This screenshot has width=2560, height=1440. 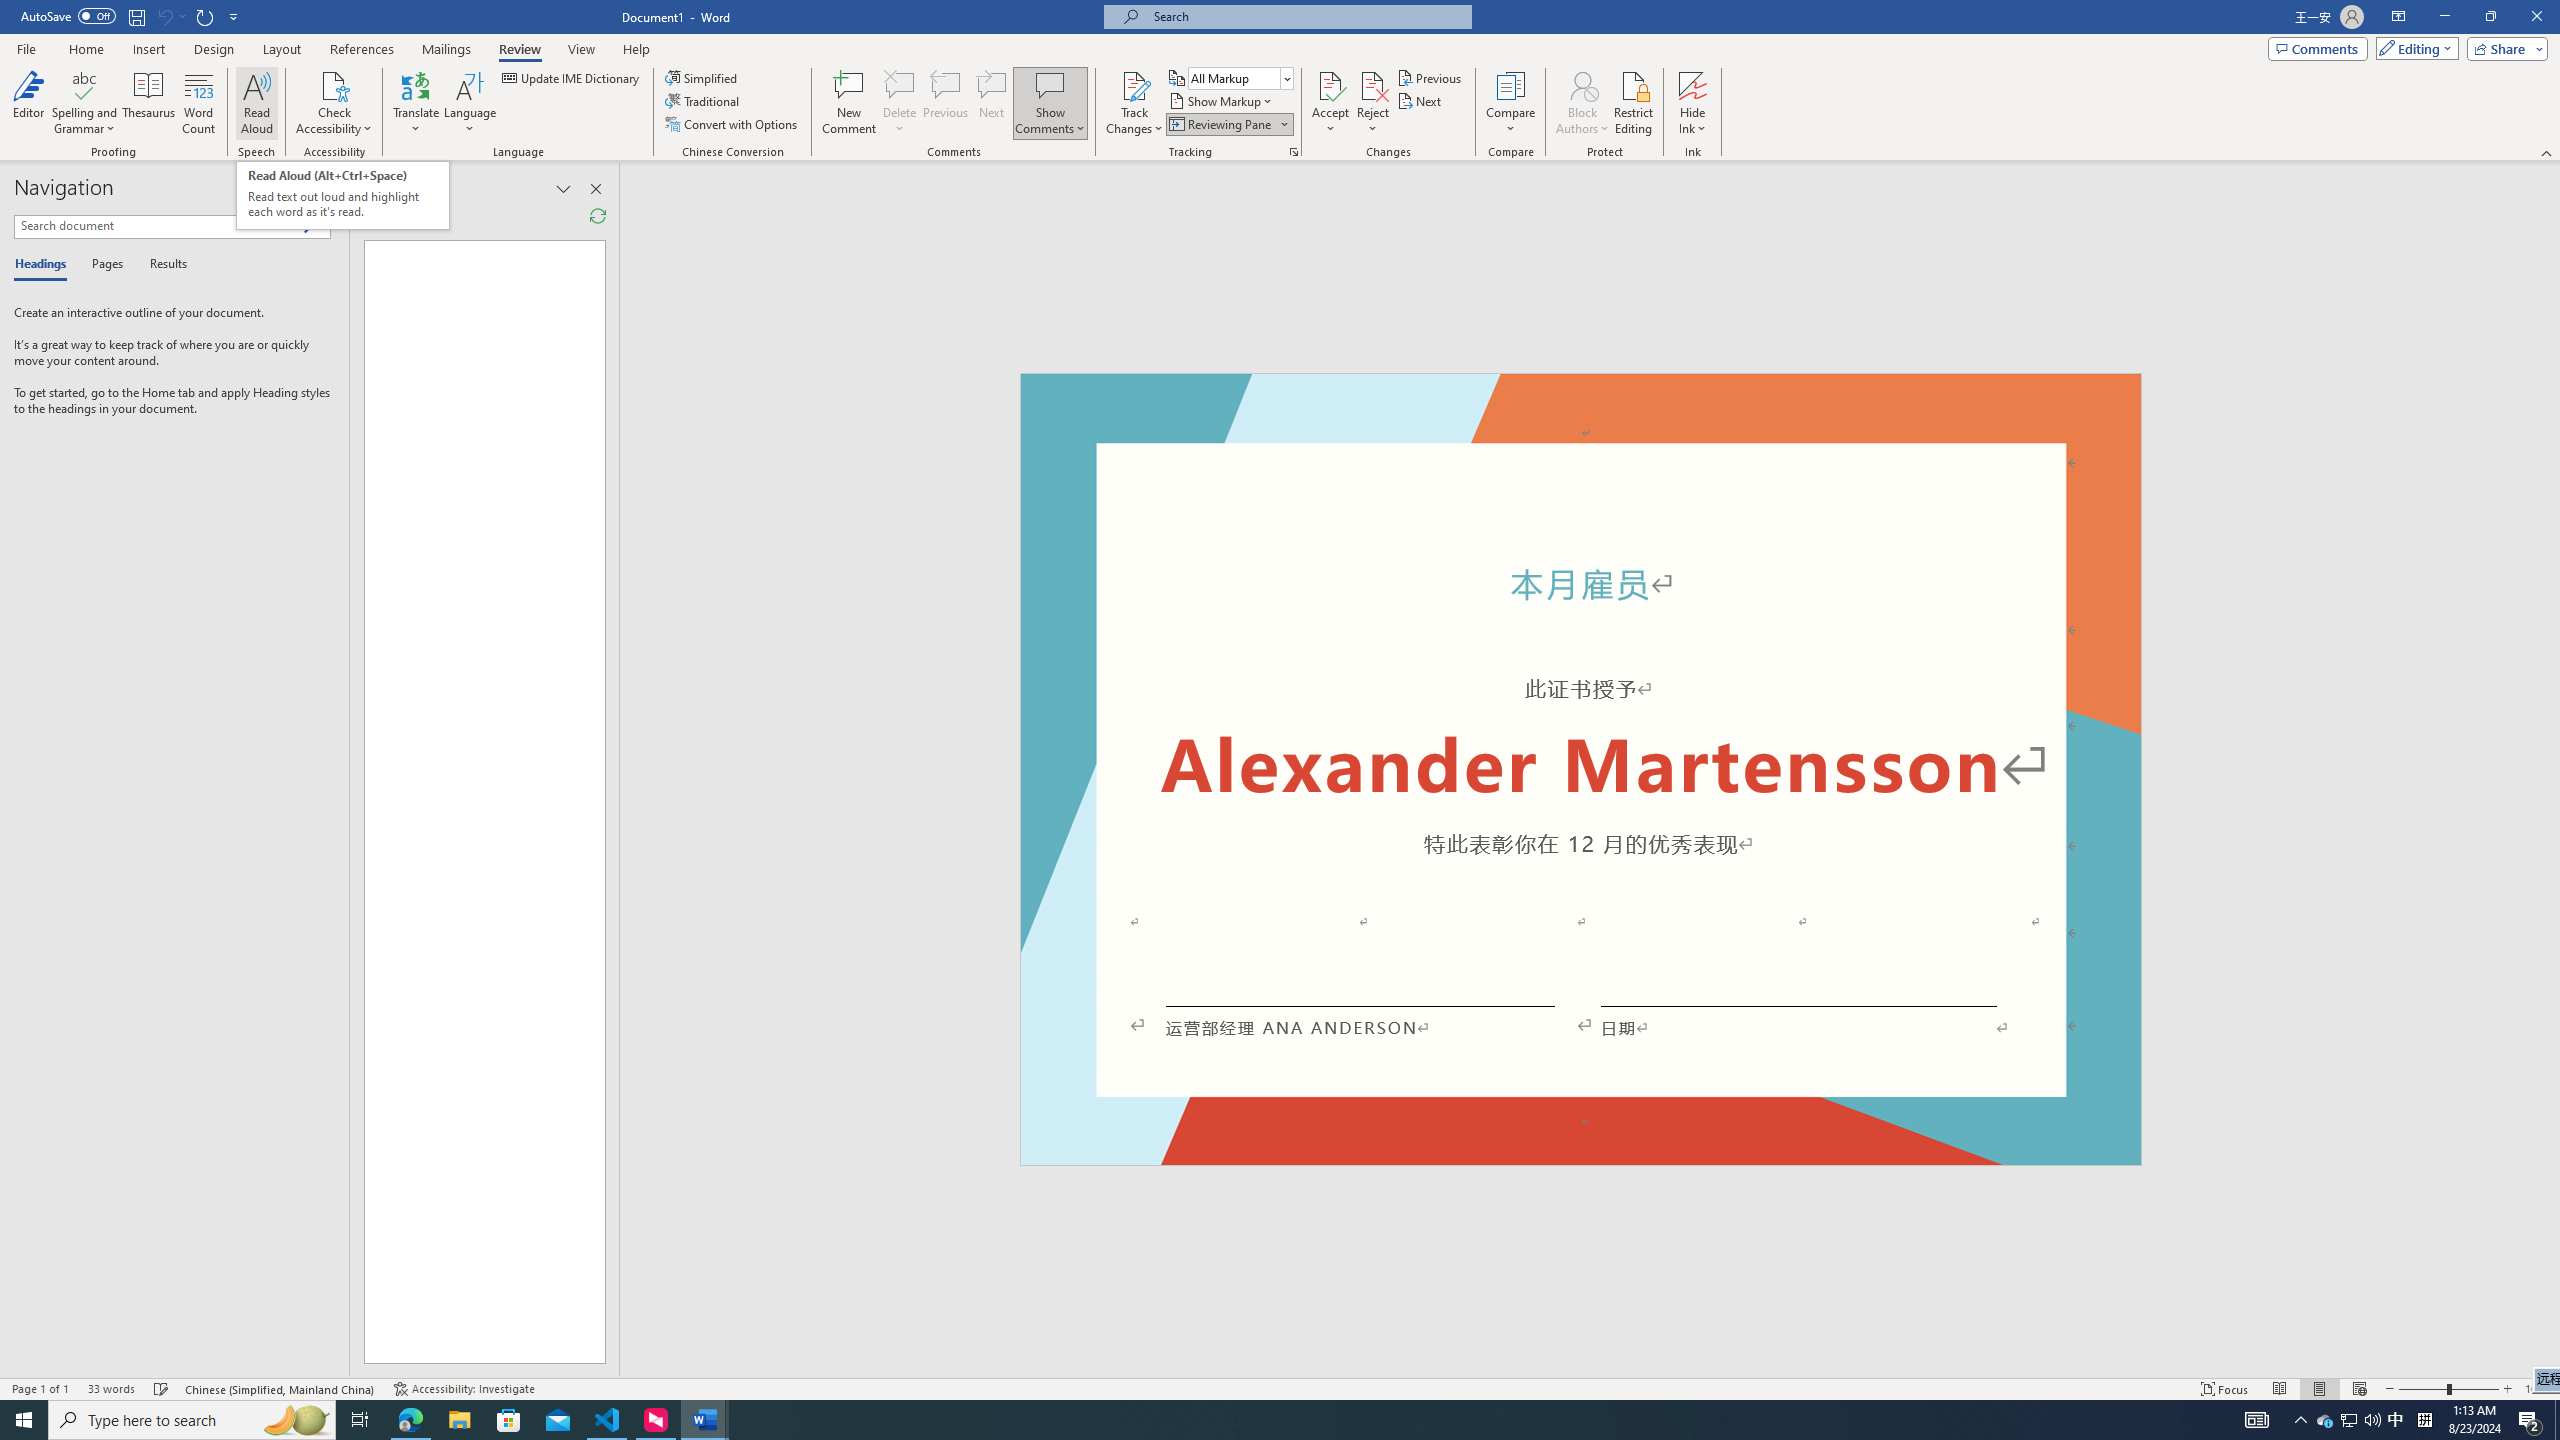 I want to click on 'Language Chinese (Simplified, Mainland China)', so click(x=281, y=1389).